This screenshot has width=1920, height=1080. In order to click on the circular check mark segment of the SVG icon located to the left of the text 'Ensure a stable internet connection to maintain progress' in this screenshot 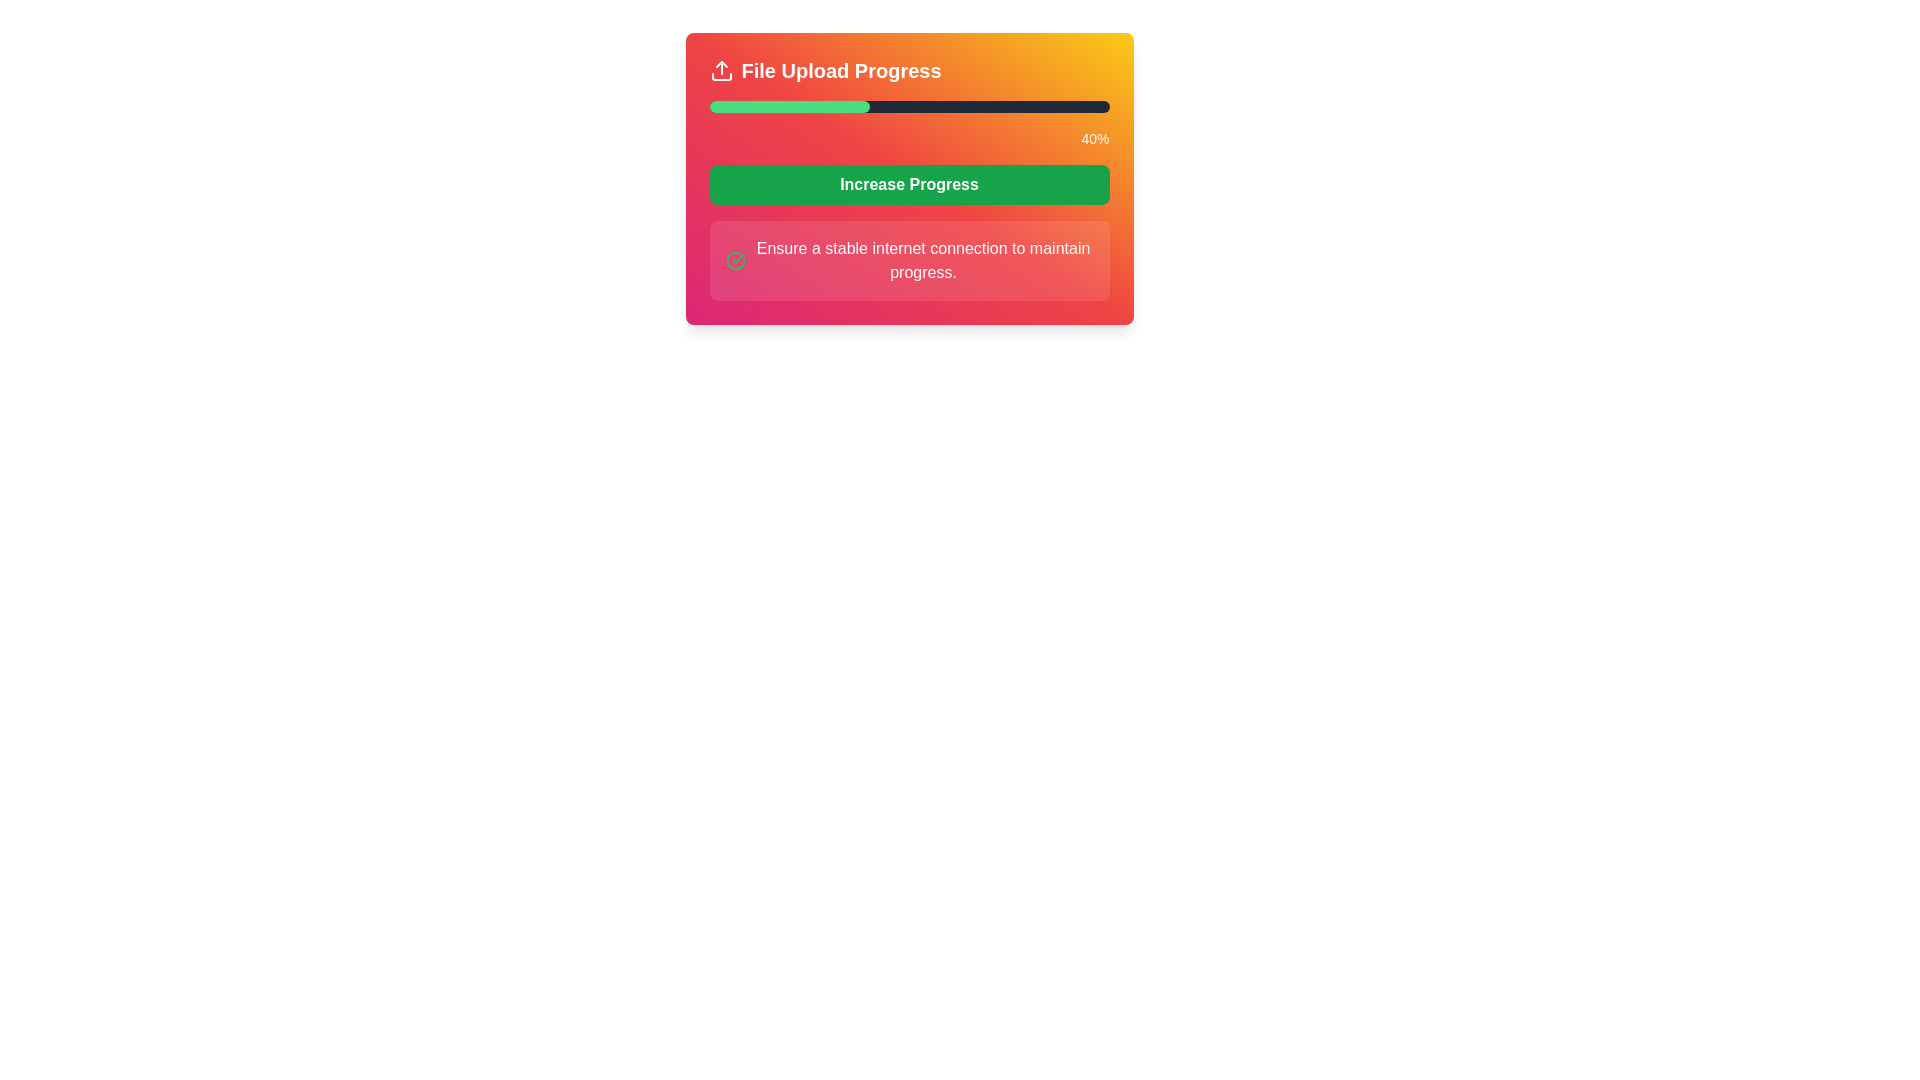, I will do `click(734, 260)`.